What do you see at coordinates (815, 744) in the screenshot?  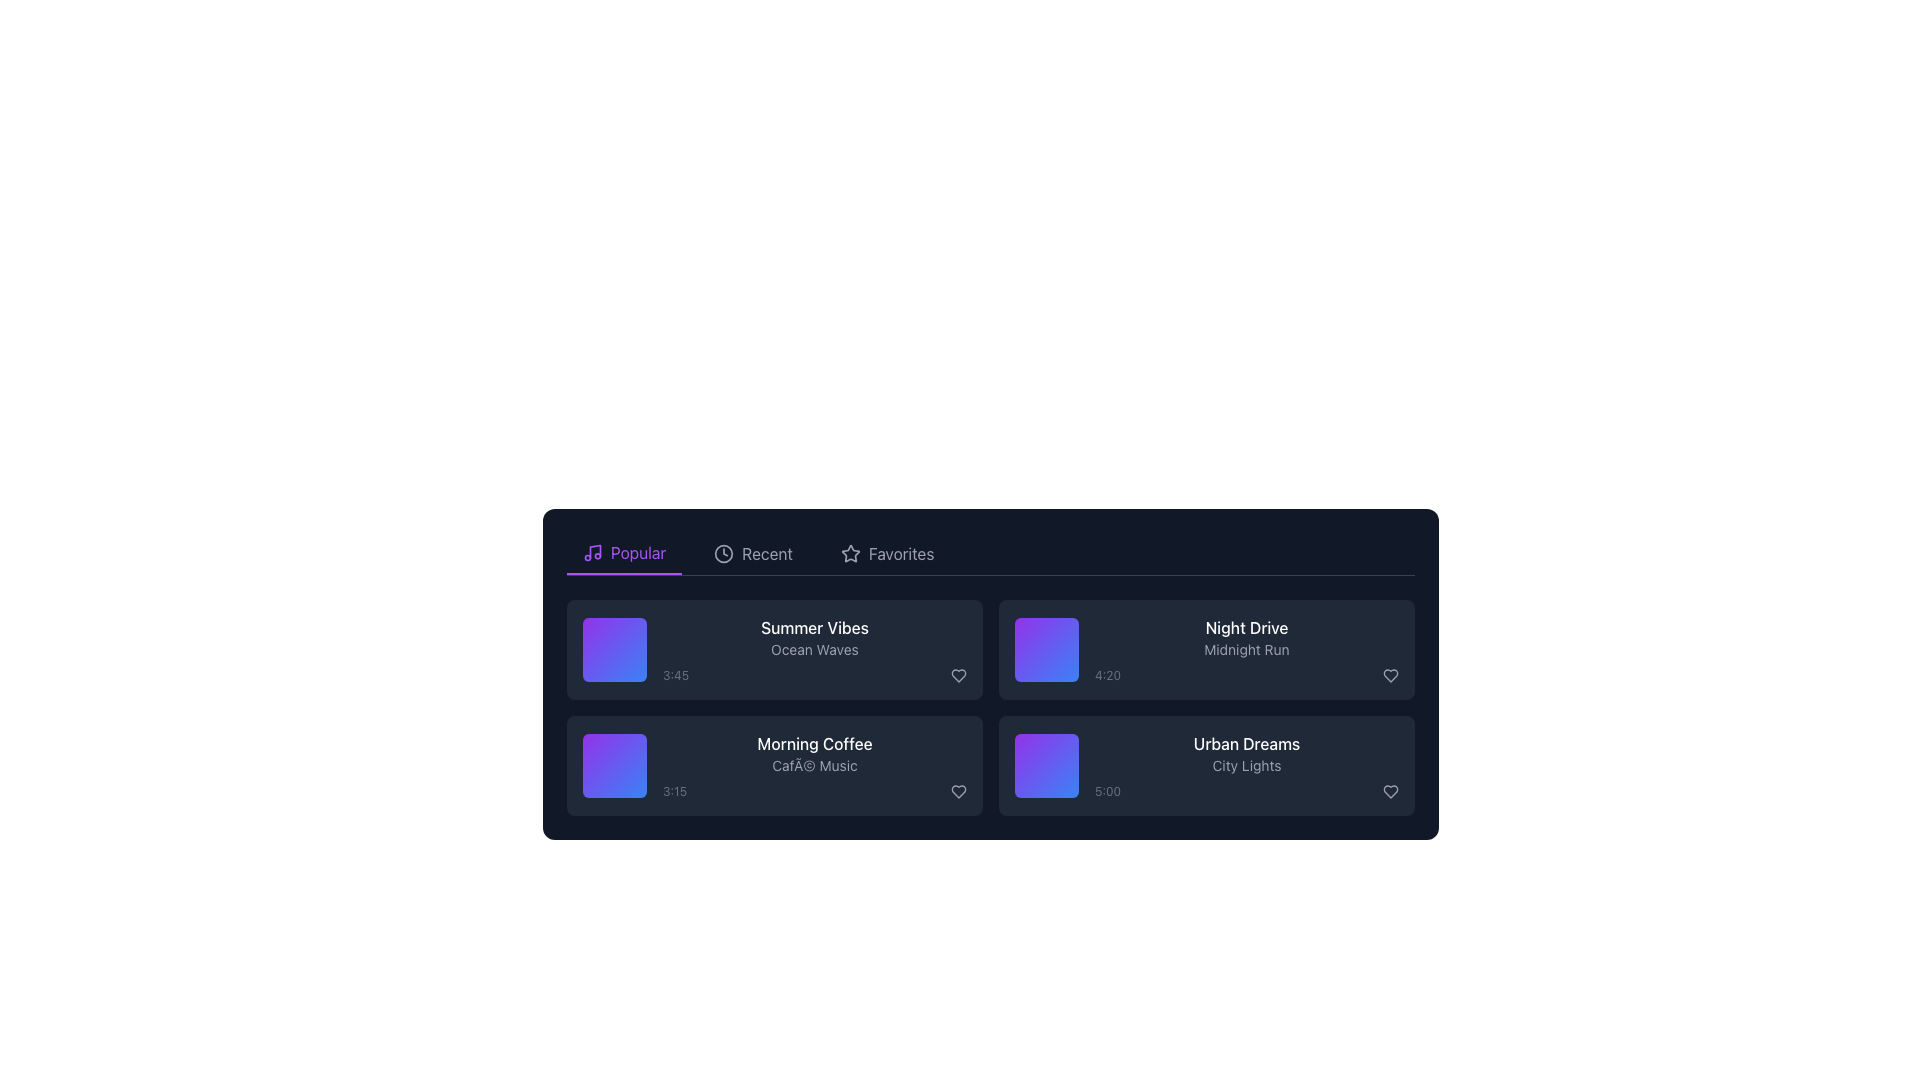 I see `the text label displaying the title 'Morning Coffee' located in the second row and second column of the grid layout, above the subtitle 'Café Music'` at bounding box center [815, 744].